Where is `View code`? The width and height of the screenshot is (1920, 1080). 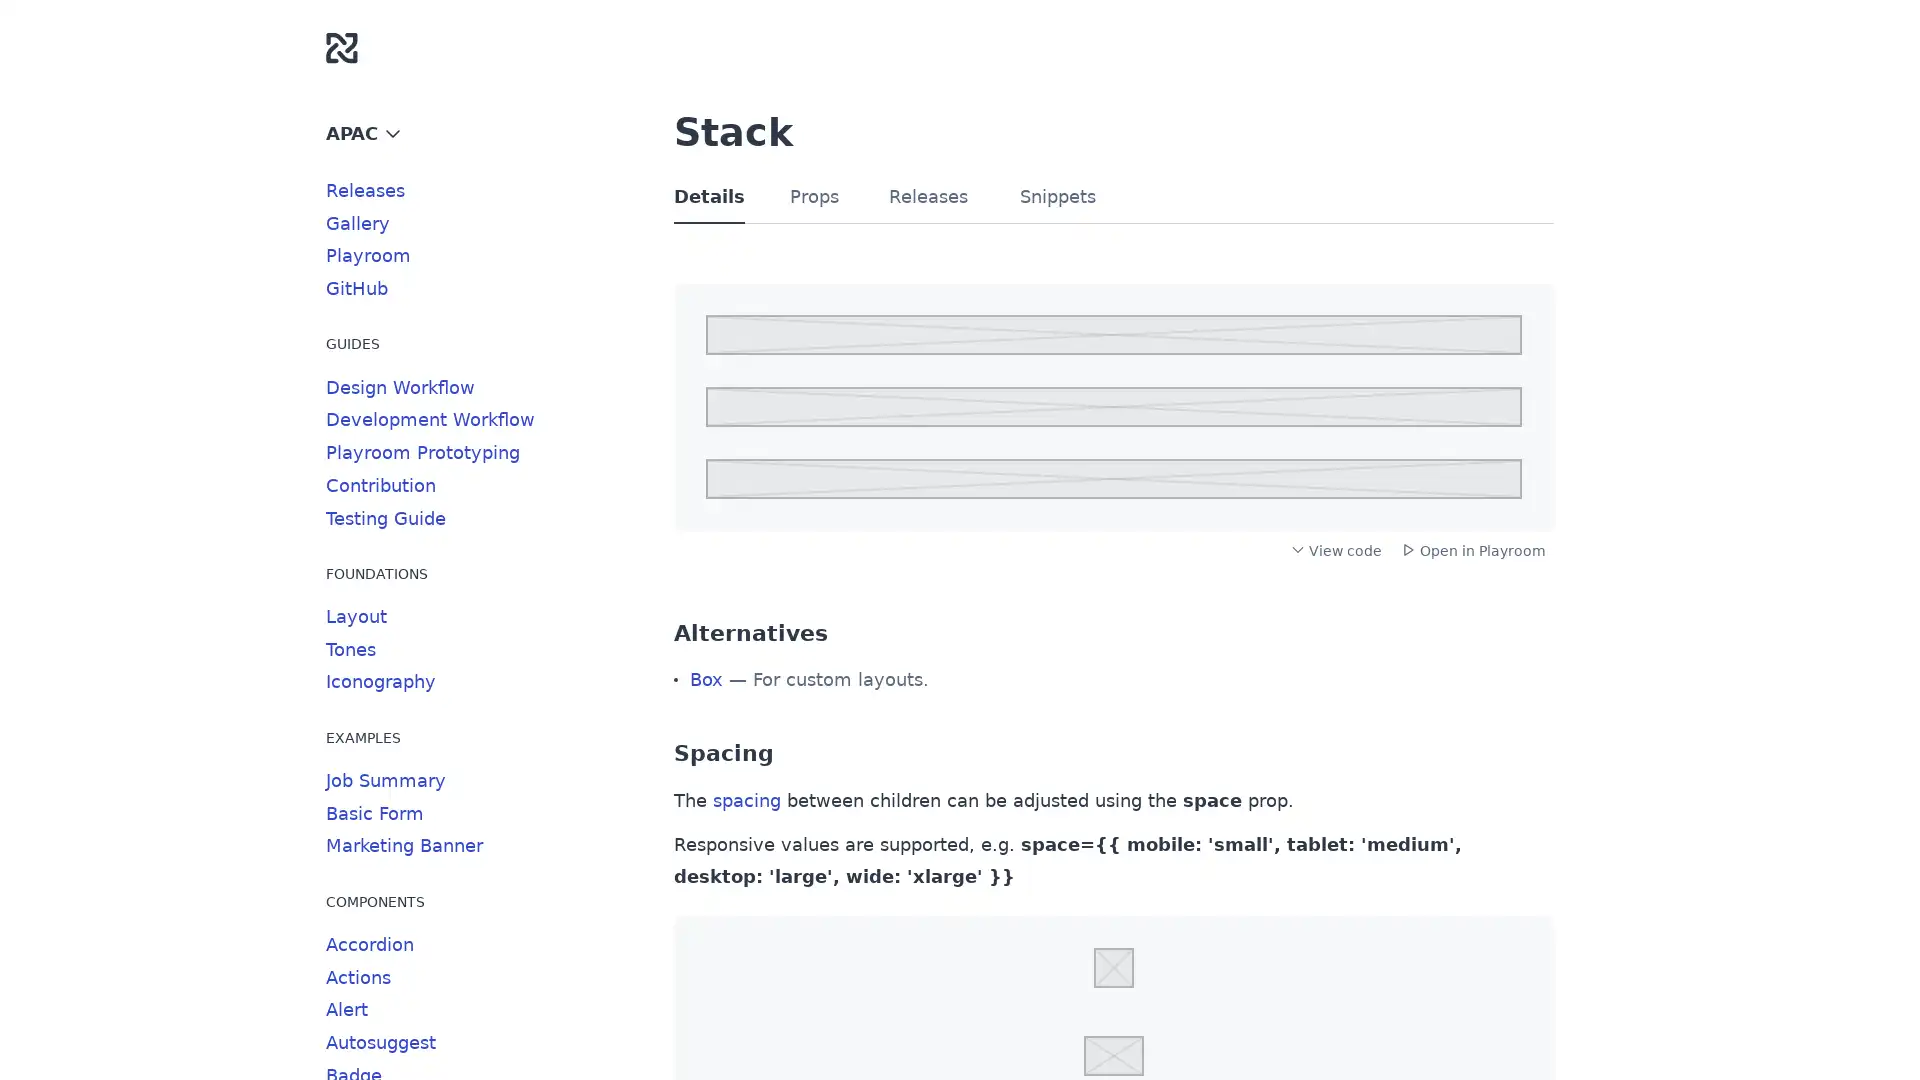
View code is located at coordinates (1336, 550).